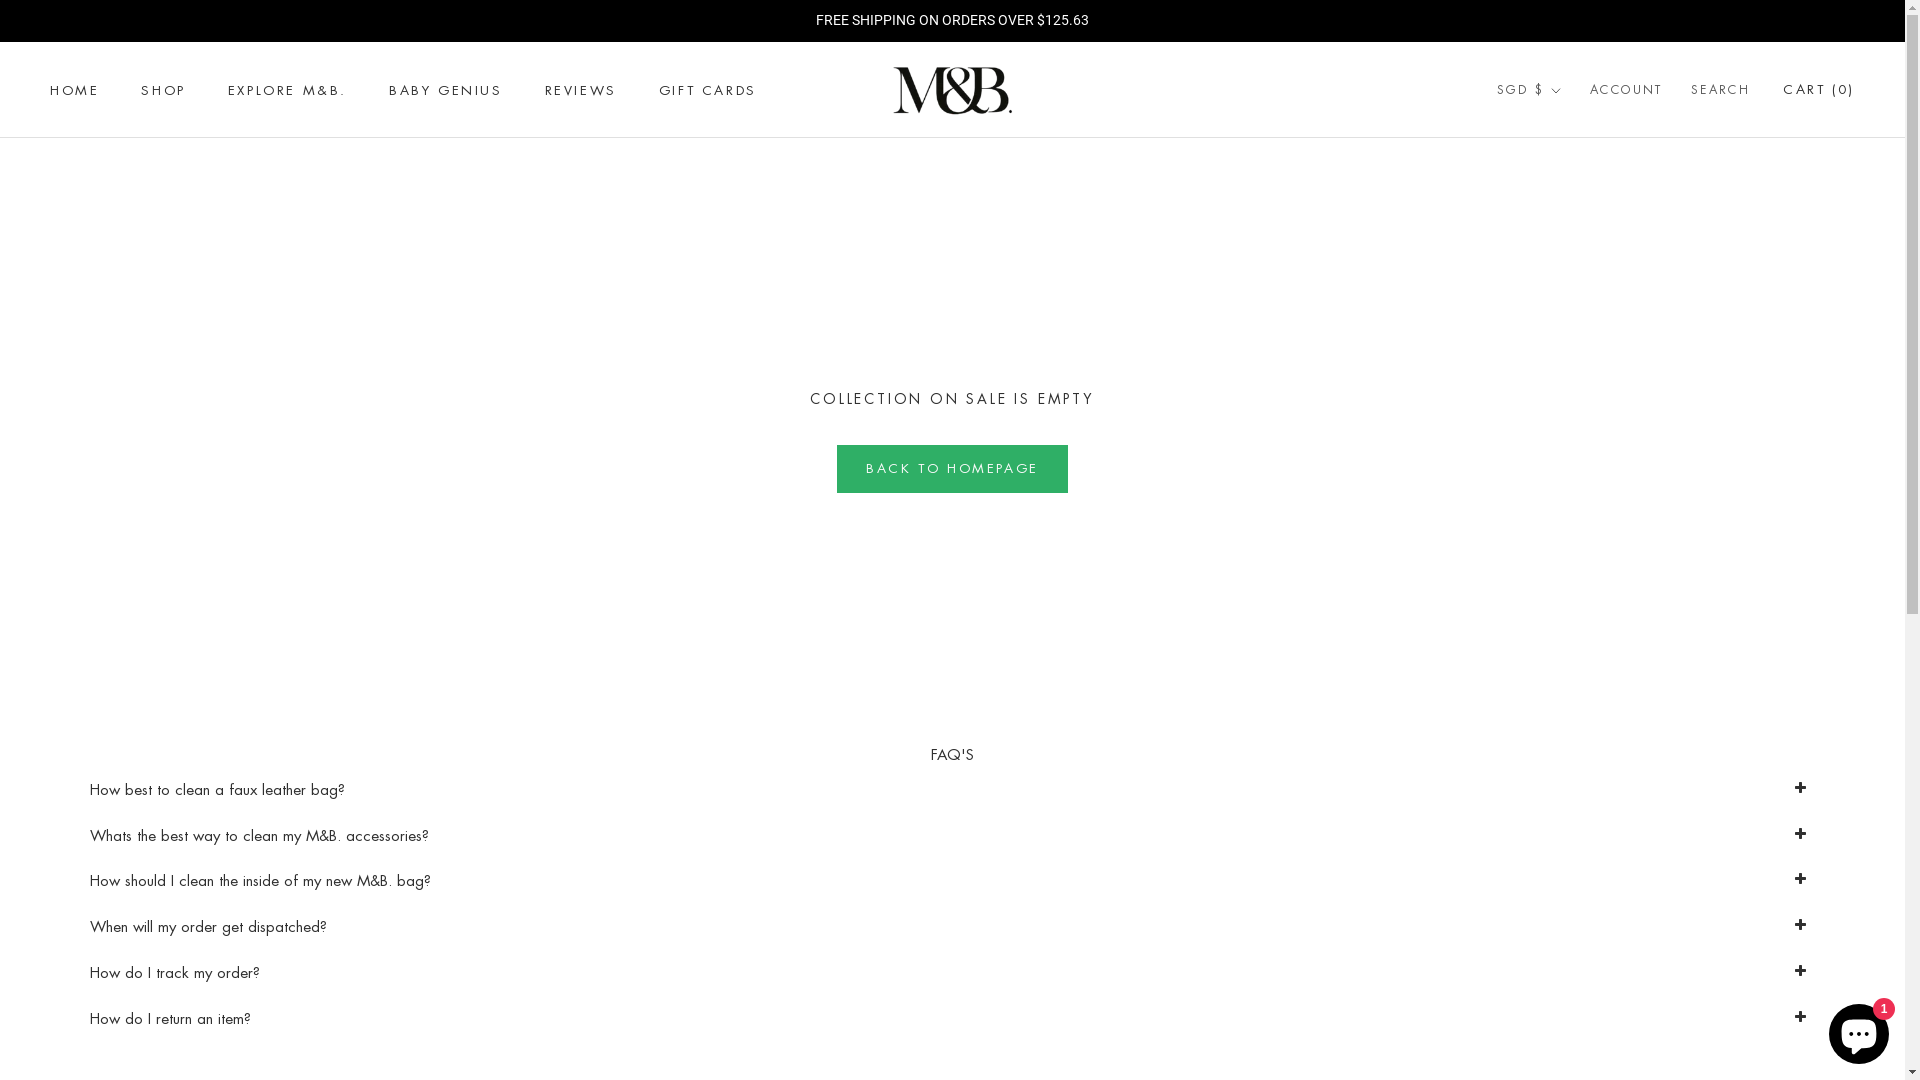 The image size is (1920, 1080). I want to click on 'BABY GENIUS', so click(445, 90).